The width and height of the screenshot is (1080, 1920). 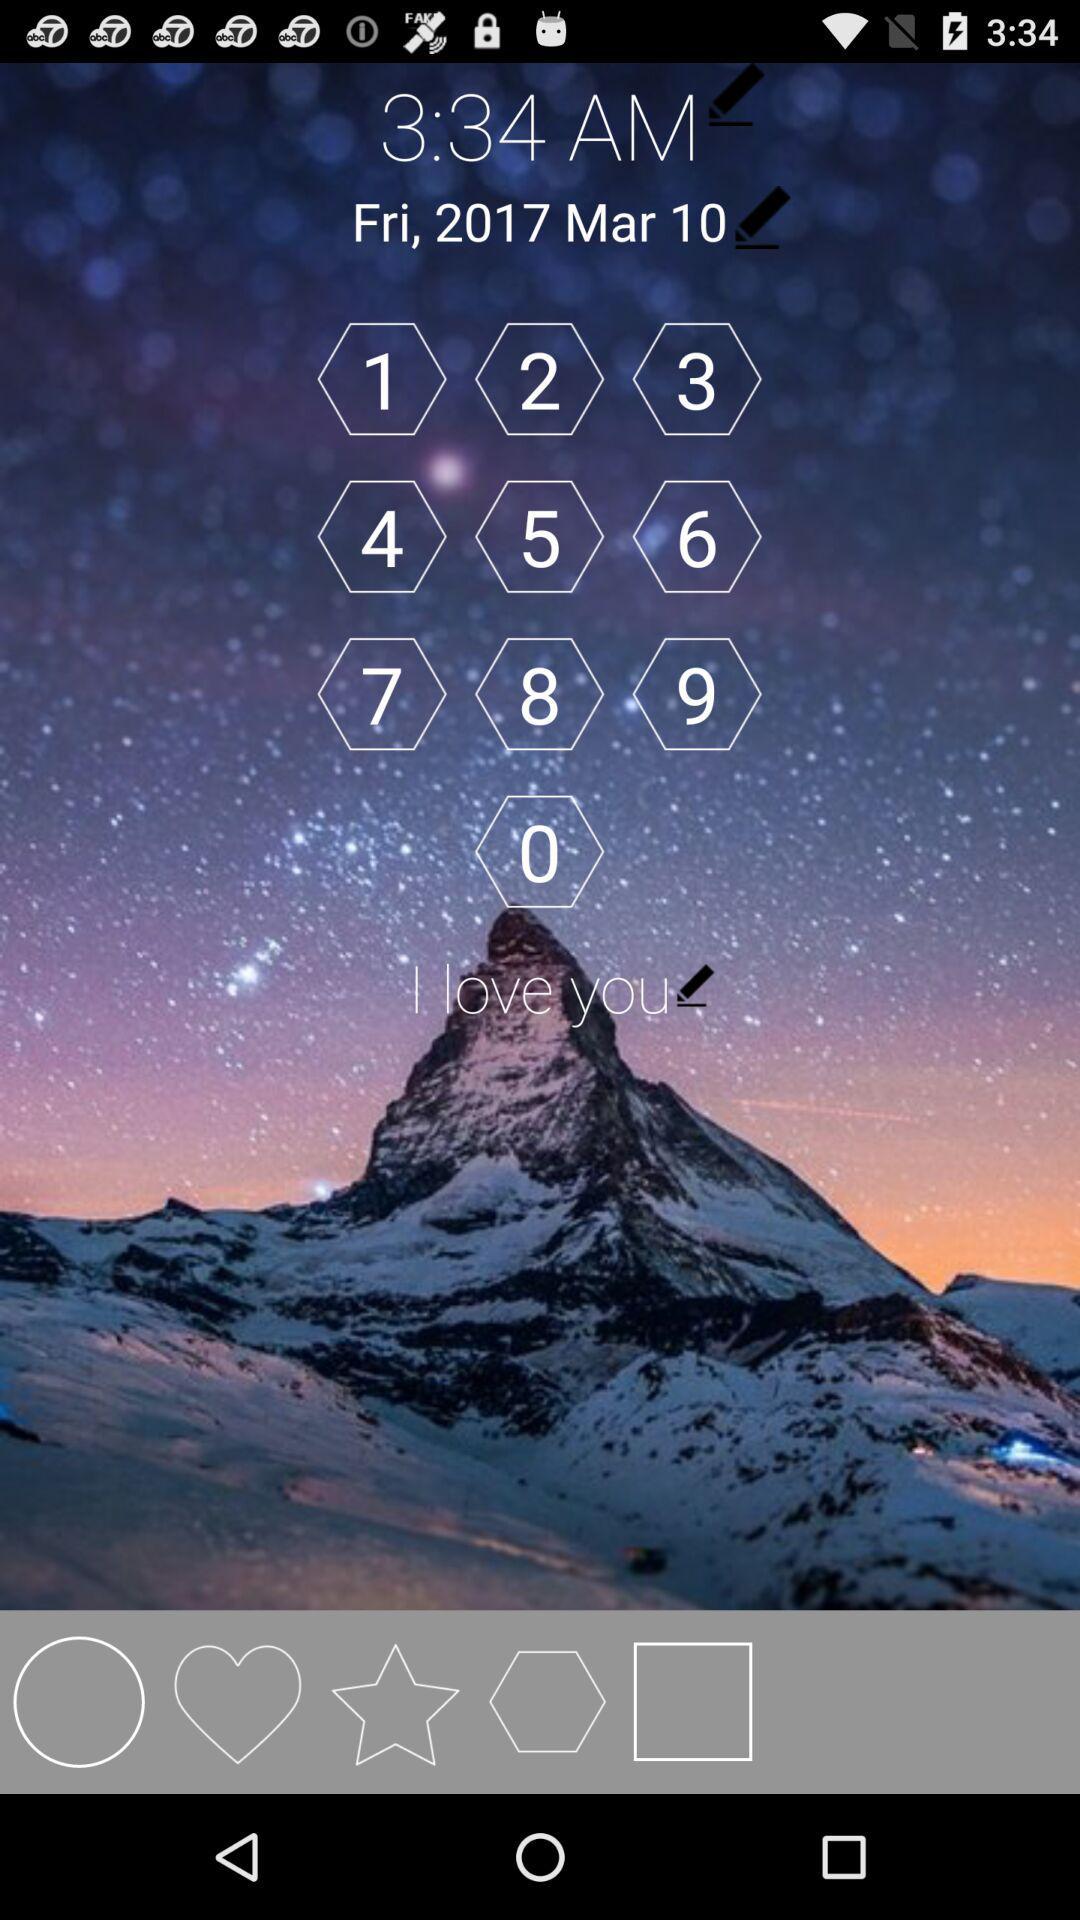 What do you see at coordinates (696, 536) in the screenshot?
I see `item above 9 icon` at bounding box center [696, 536].